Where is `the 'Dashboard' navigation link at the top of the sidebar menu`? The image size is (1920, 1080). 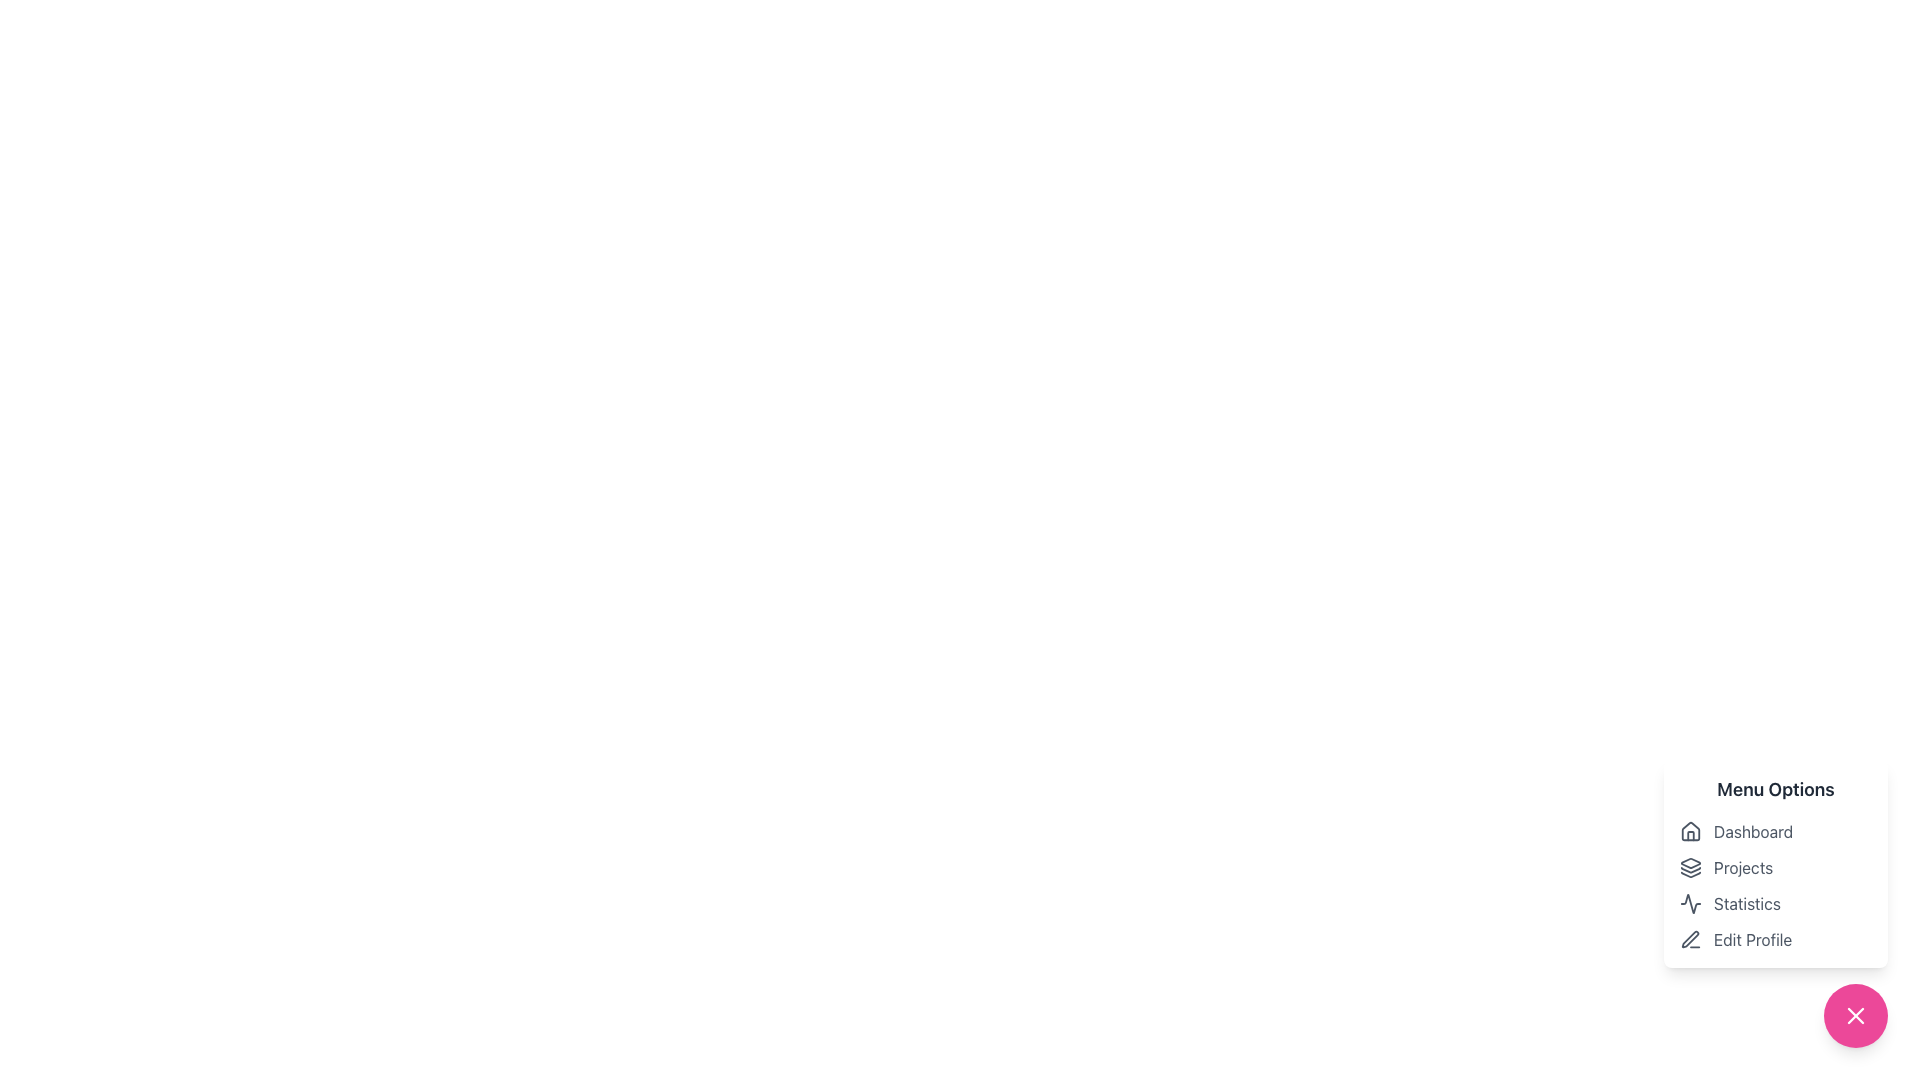
the 'Dashboard' navigation link at the top of the sidebar menu is located at coordinates (1776, 832).